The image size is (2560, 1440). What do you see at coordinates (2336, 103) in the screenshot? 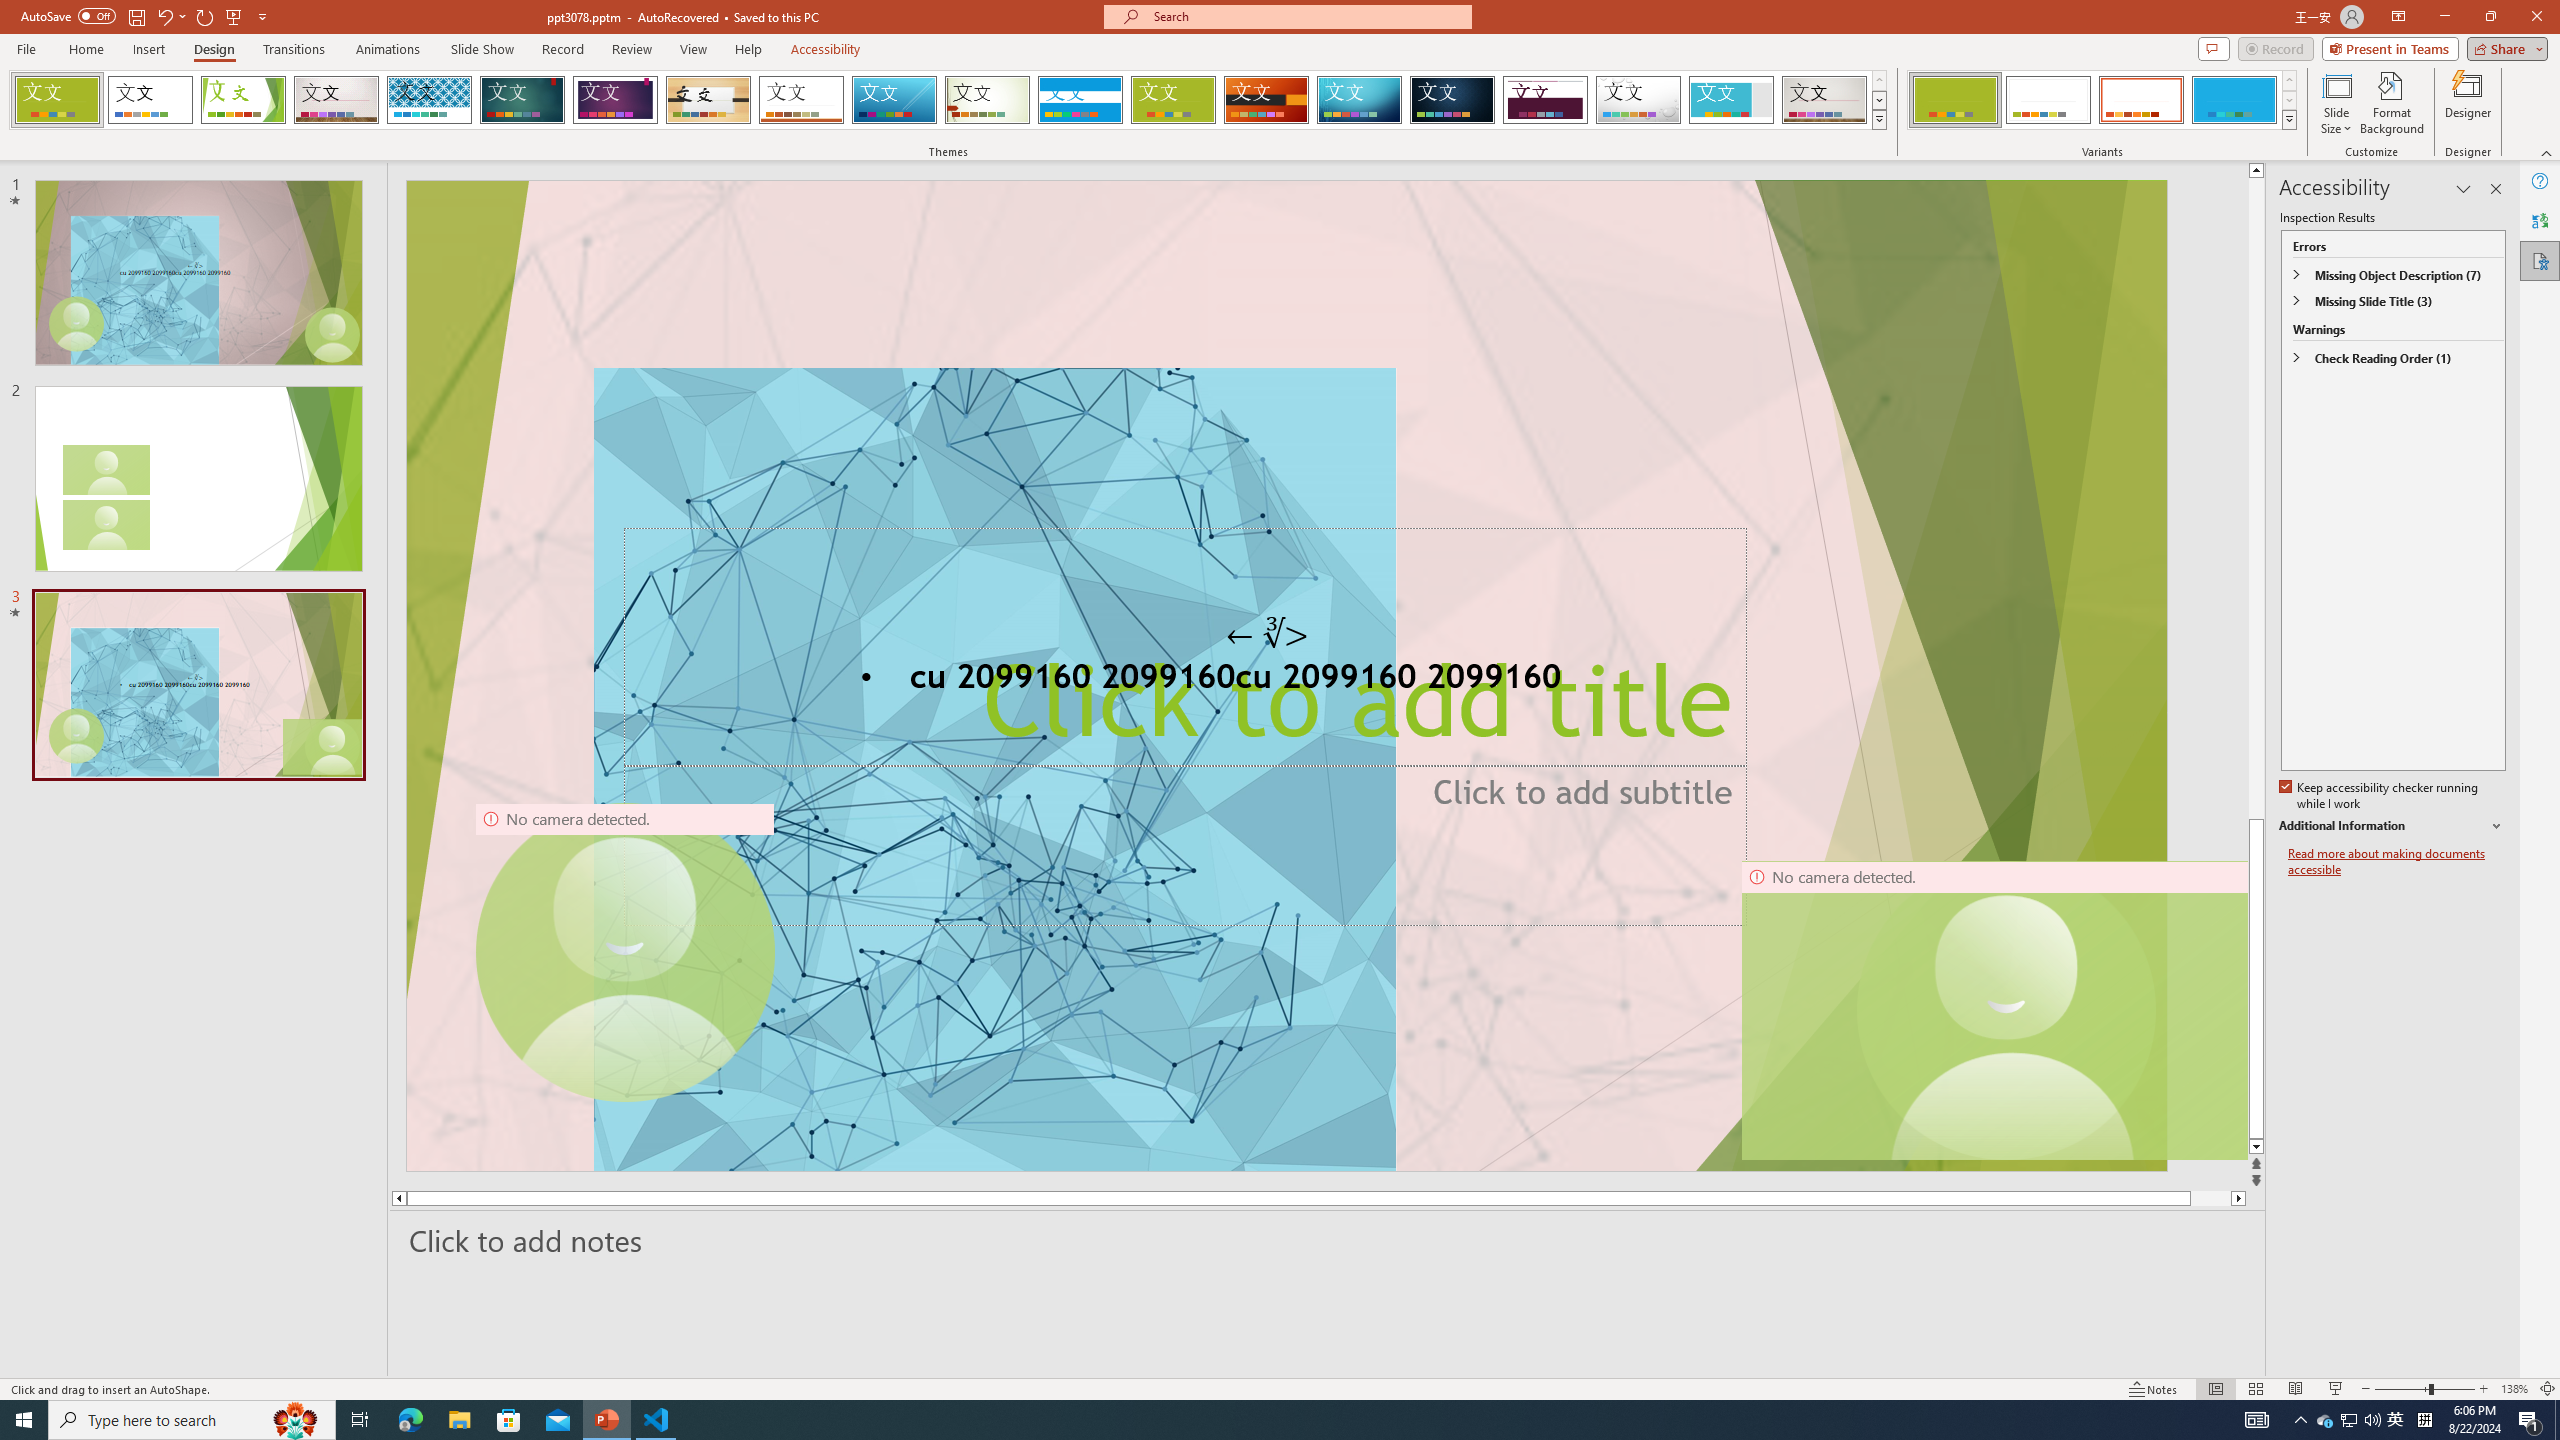
I see `'Slide Size'` at bounding box center [2336, 103].